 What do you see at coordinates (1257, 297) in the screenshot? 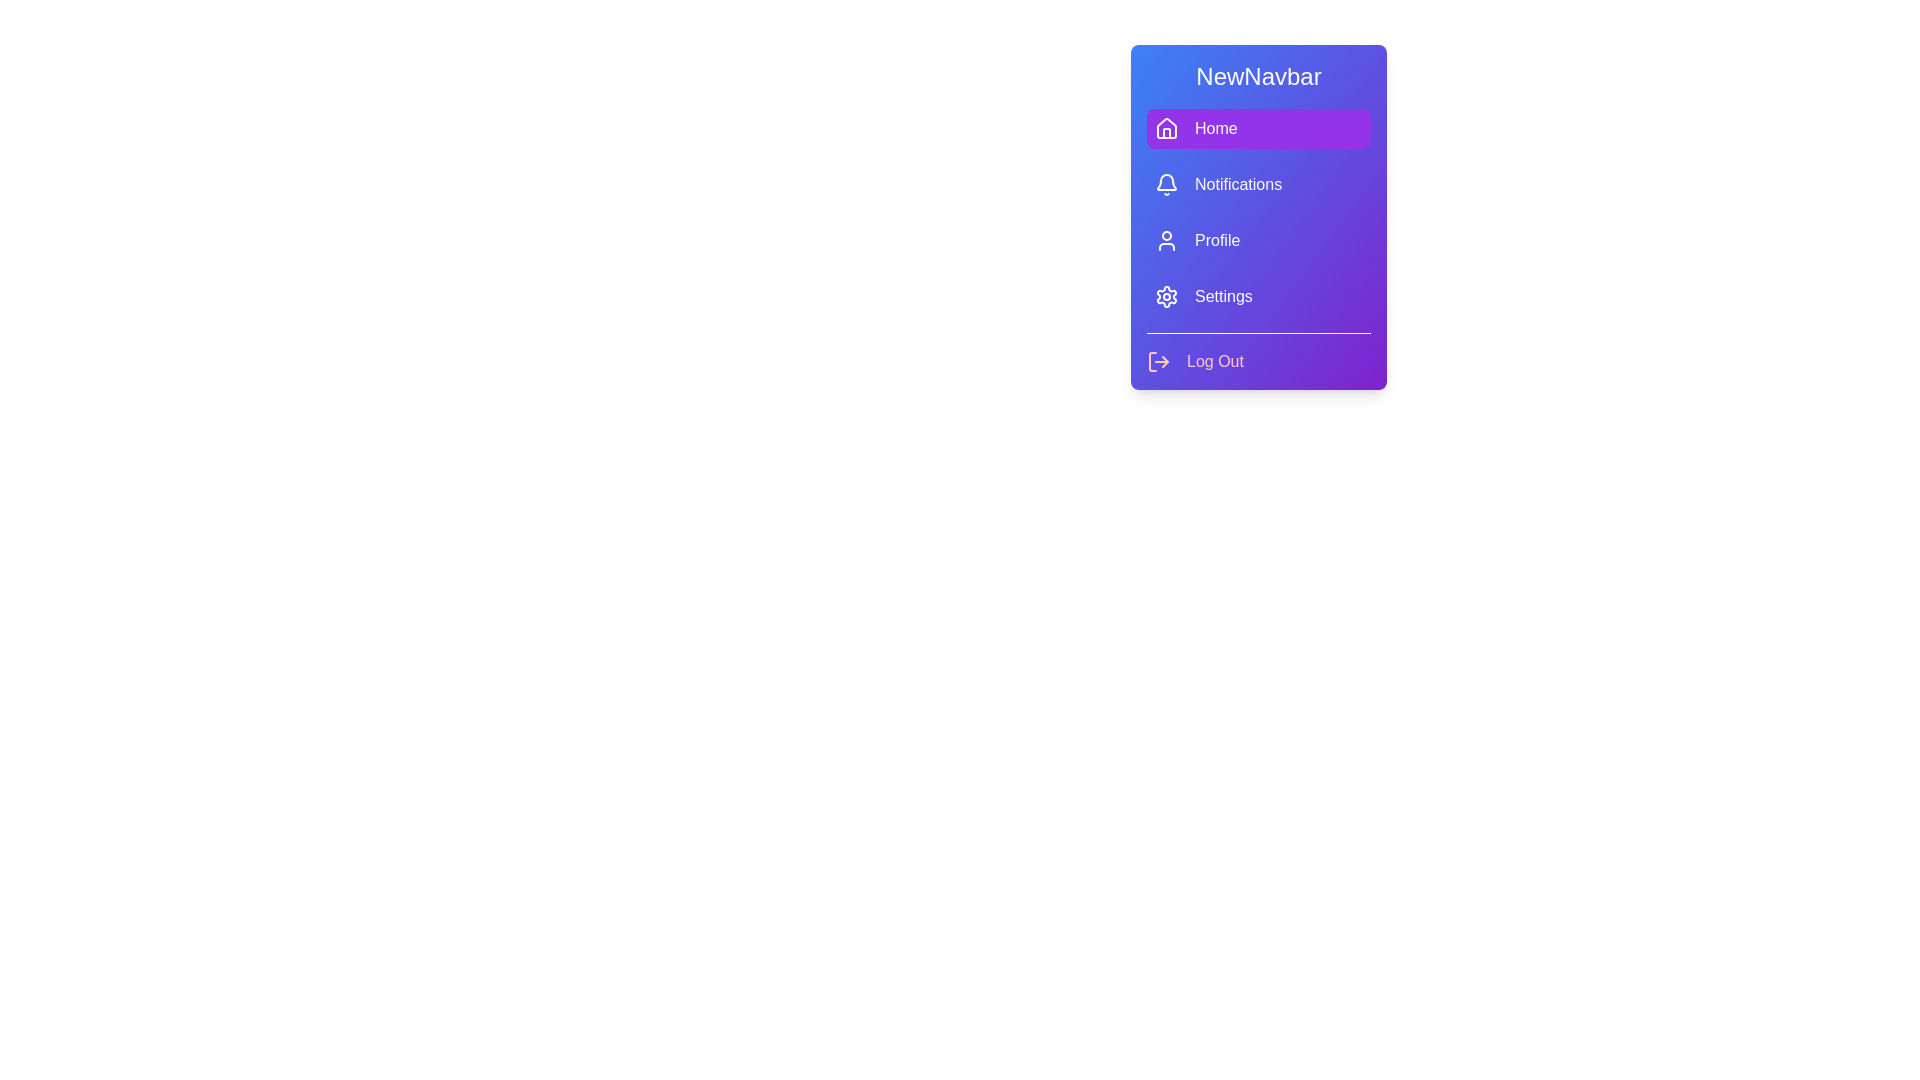
I see `the settings button-like navigation link located in the sidebar menu for accessibility navigation` at bounding box center [1257, 297].